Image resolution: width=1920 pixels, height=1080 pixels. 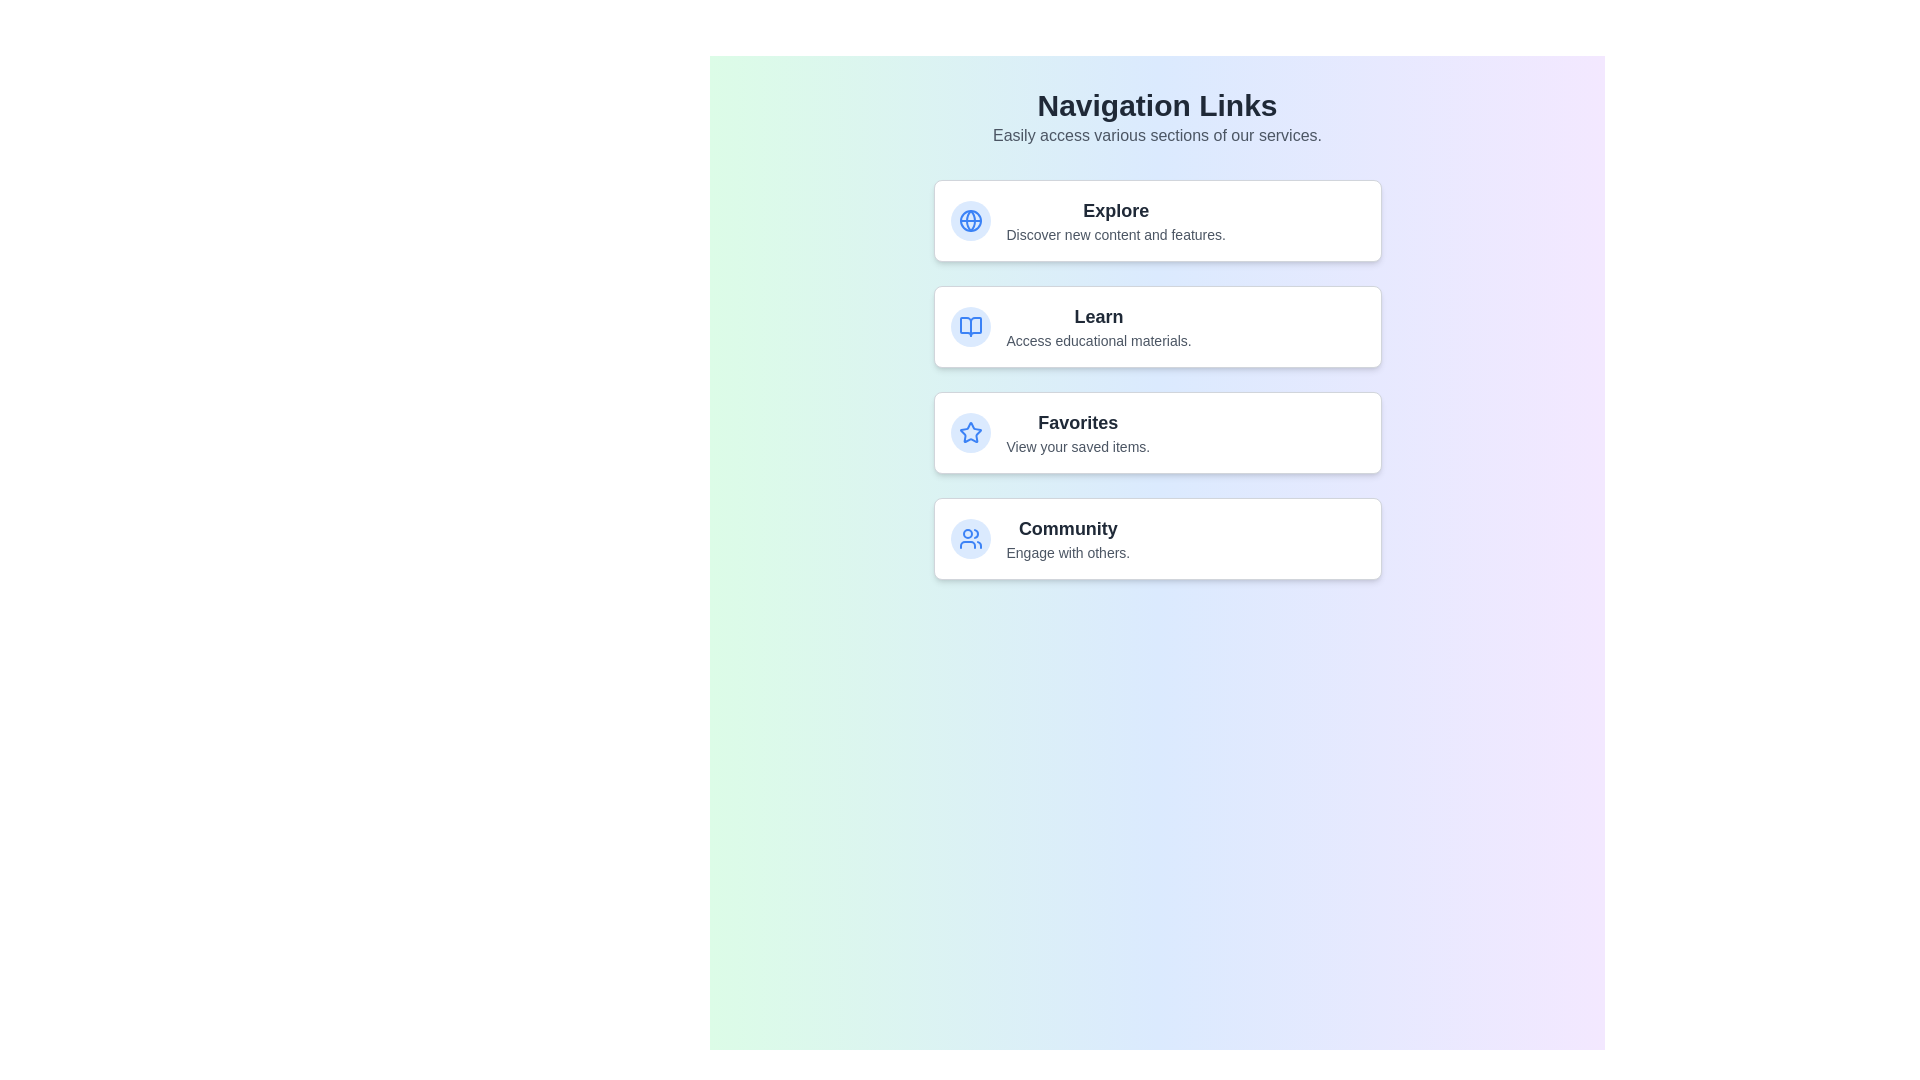 What do you see at coordinates (1115, 234) in the screenshot?
I see `text label that says 'Discover new content and features.' which is styled with a small font size and gray color, positioned under the 'Explore' text in the first navigation tile` at bounding box center [1115, 234].